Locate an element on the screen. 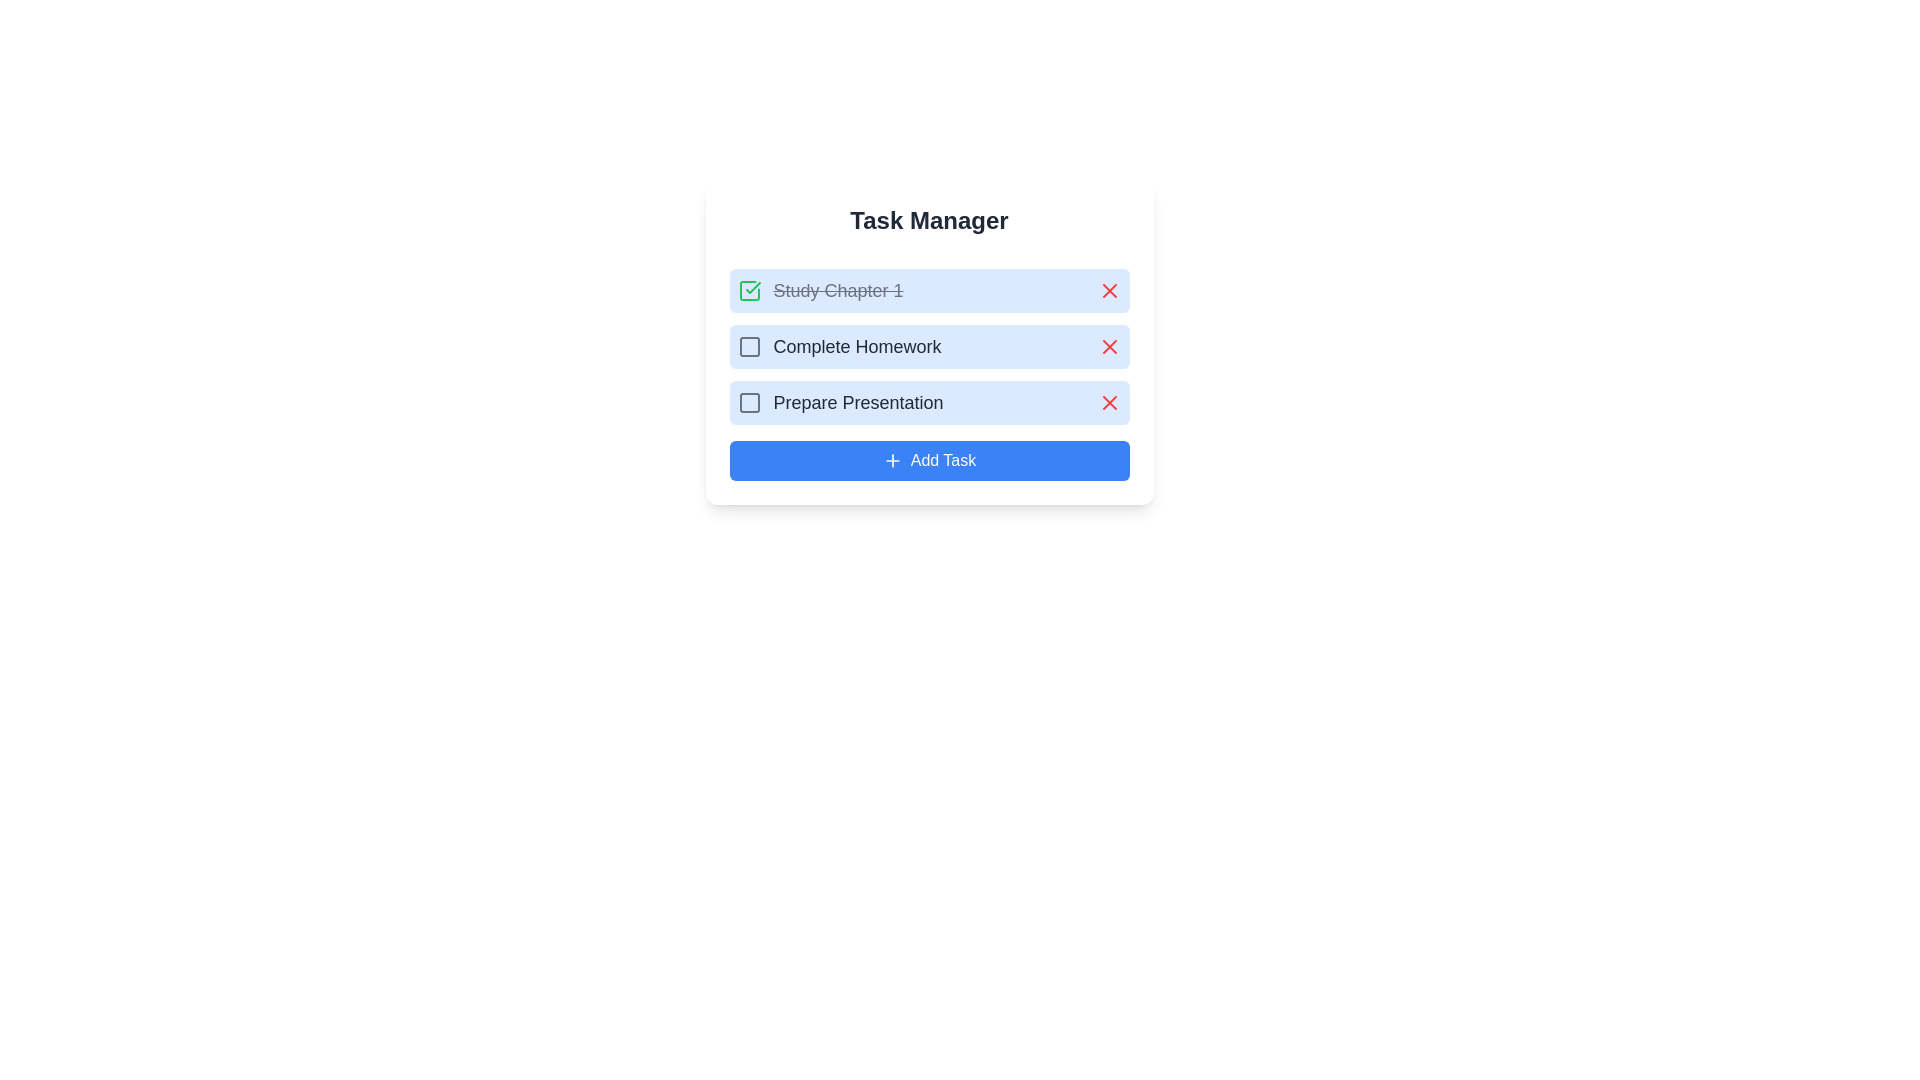 This screenshot has width=1920, height=1080. the delete button for the task 'Study Chapter 1' is located at coordinates (1108, 290).